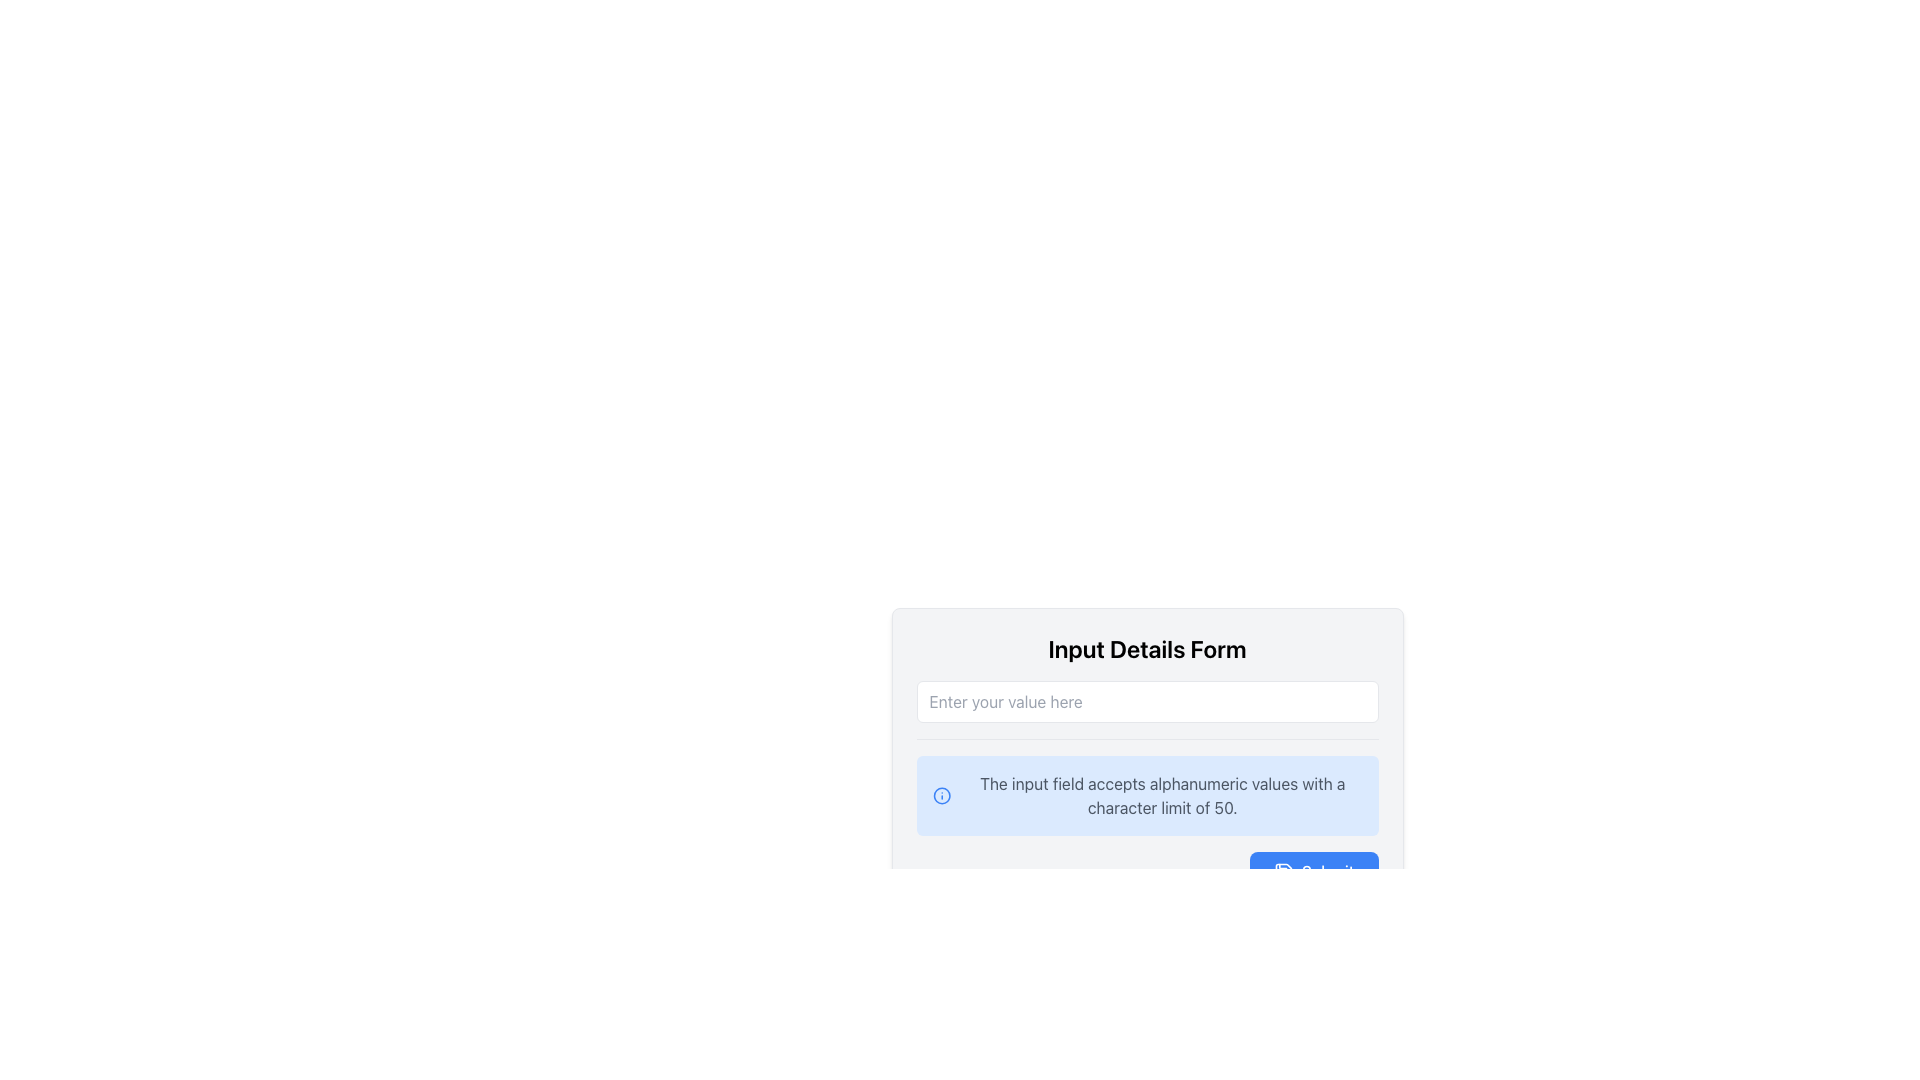 Image resolution: width=1920 pixels, height=1080 pixels. I want to click on informational panel that describes the input field's character limit and accepted values, which is styled with a light blue background and contains an info icon, so click(1147, 794).